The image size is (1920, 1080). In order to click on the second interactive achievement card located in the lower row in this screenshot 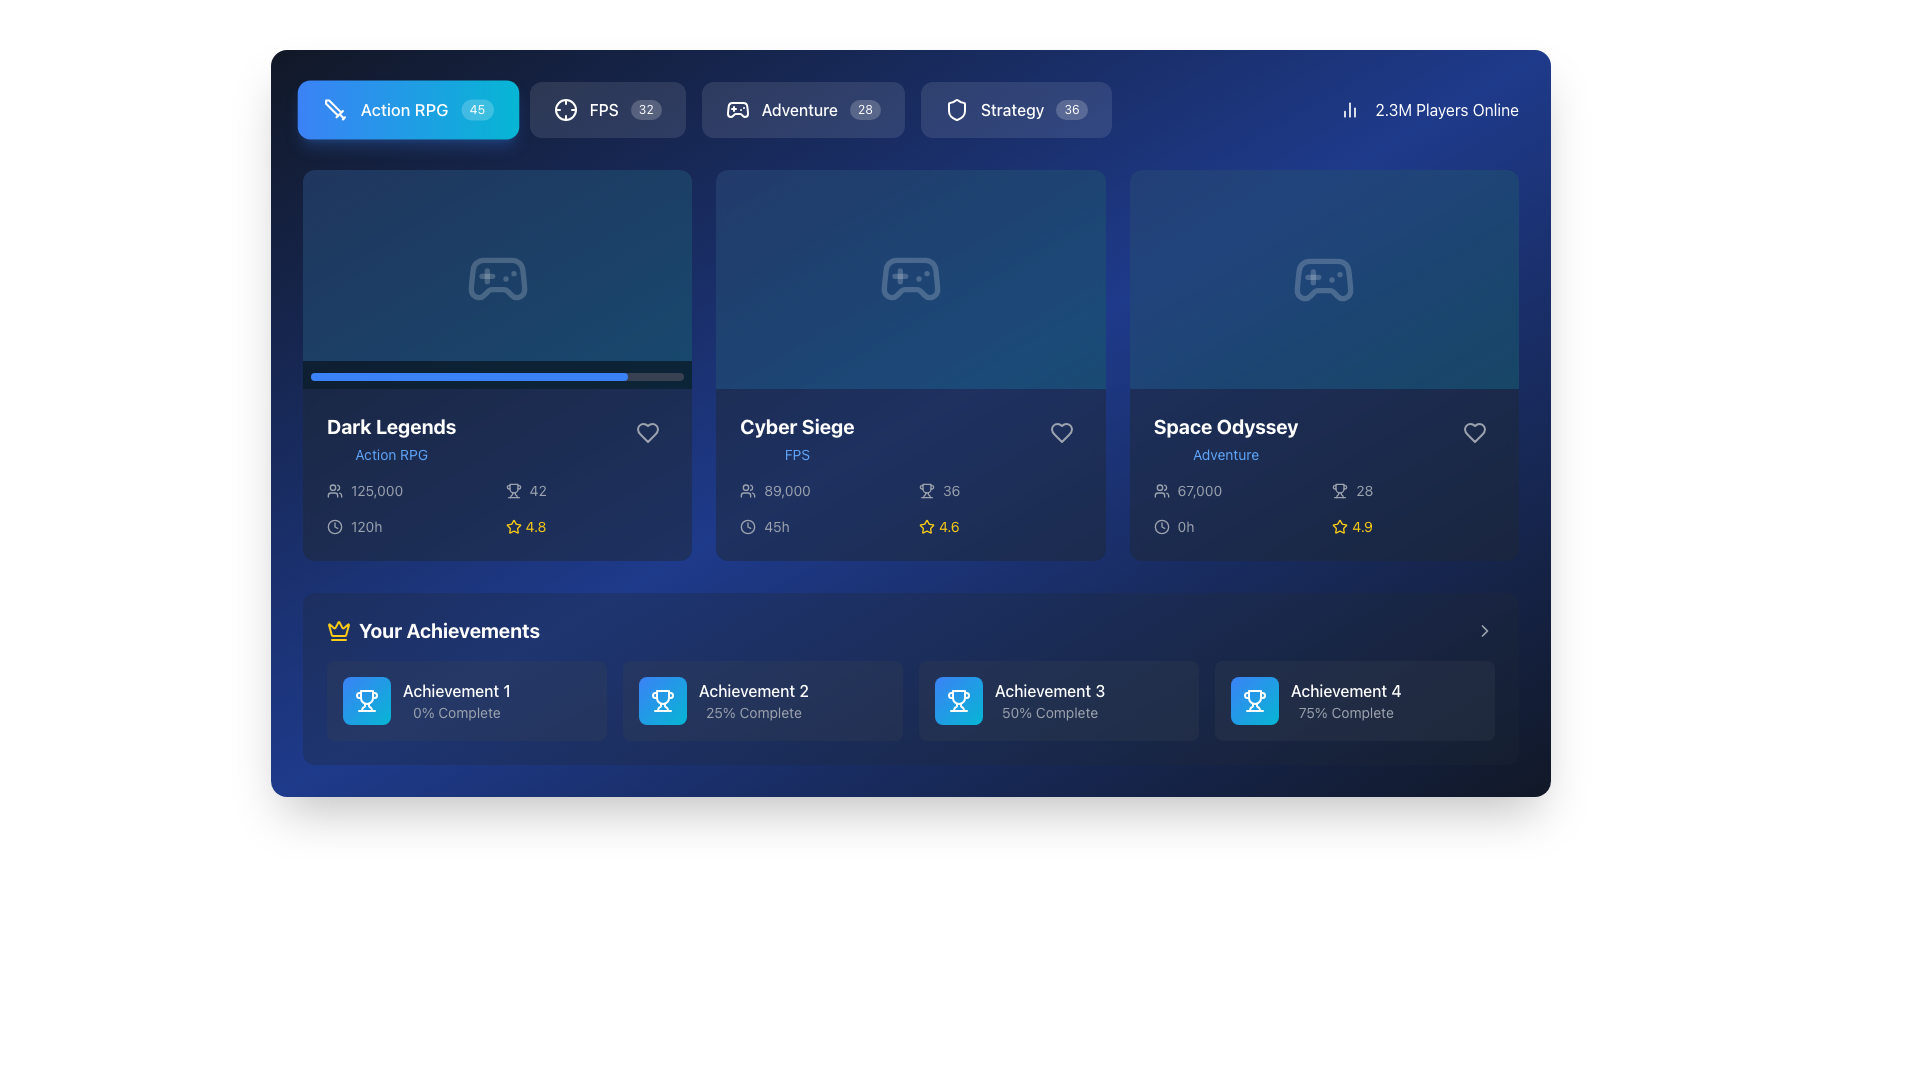, I will do `click(762, 700)`.